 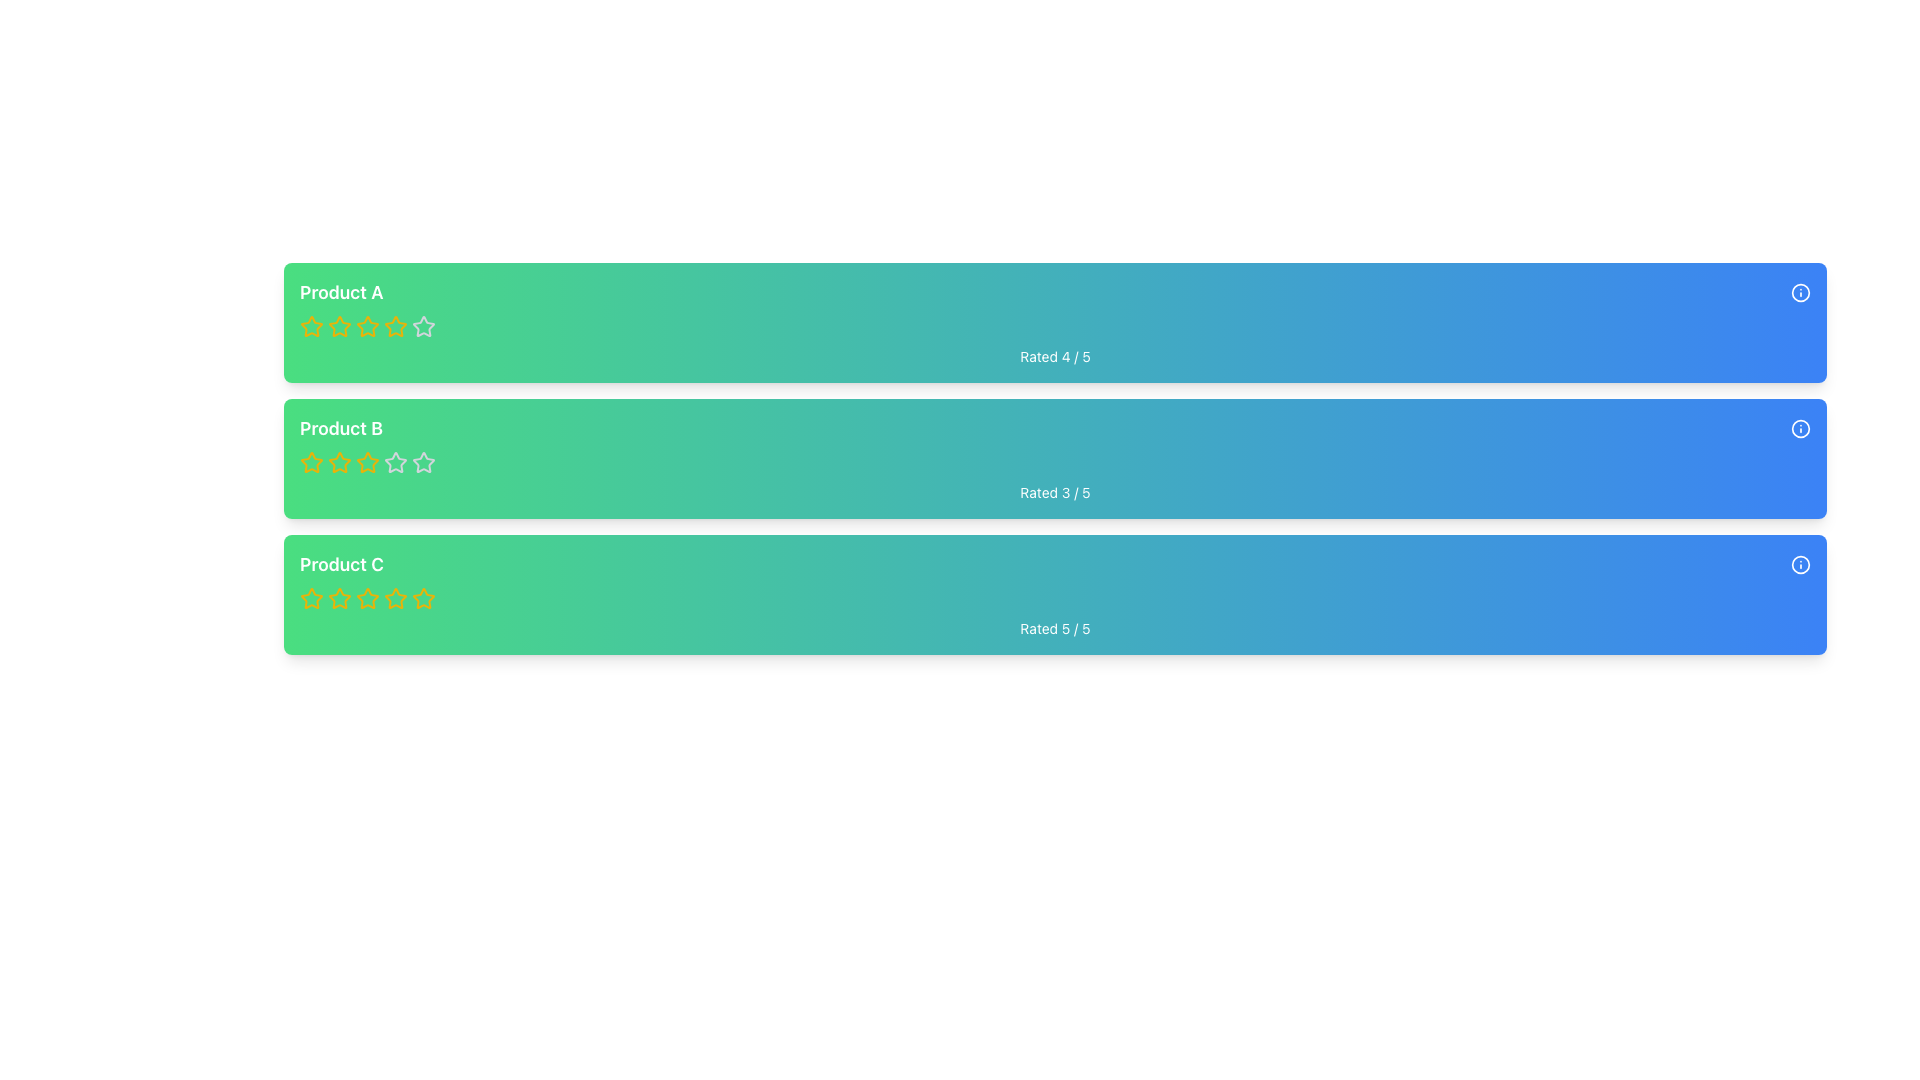 I want to click on the 5th star icon in the rating row of 'Product A' to interact with it, so click(x=422, y=326).